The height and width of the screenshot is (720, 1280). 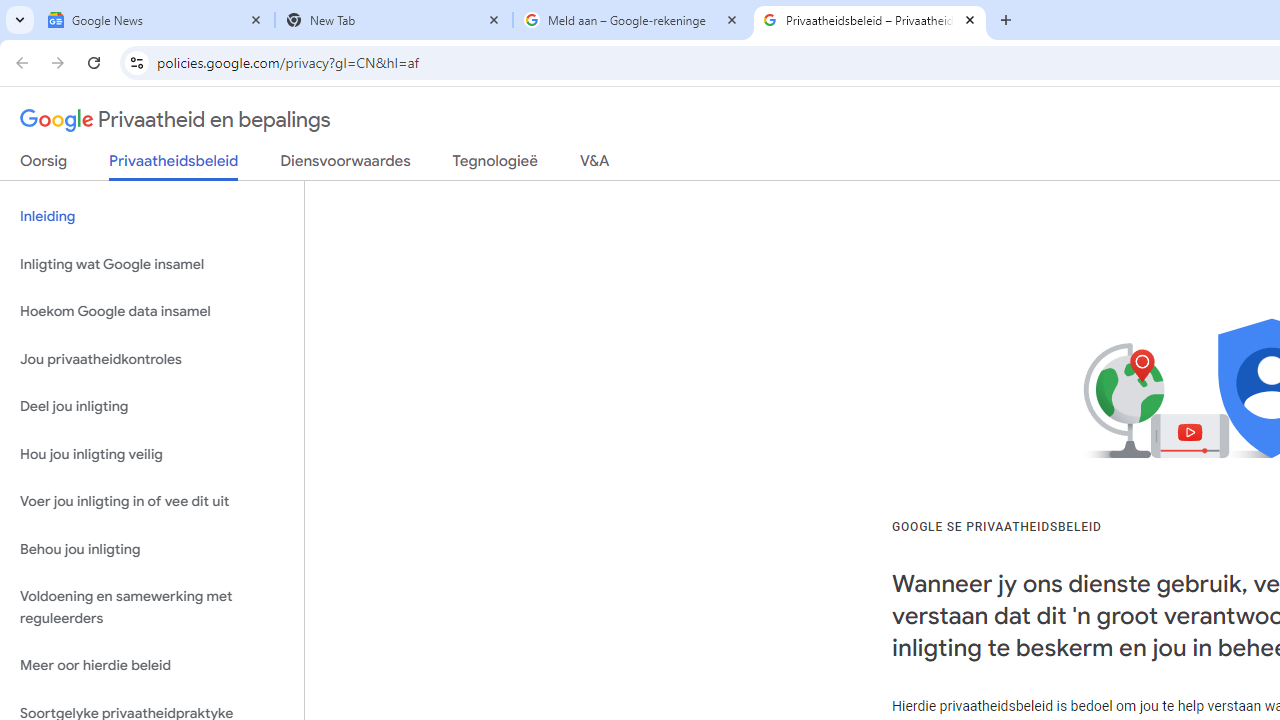 I want to click on 'Behou jou inligting', so click(x=151, y=549).